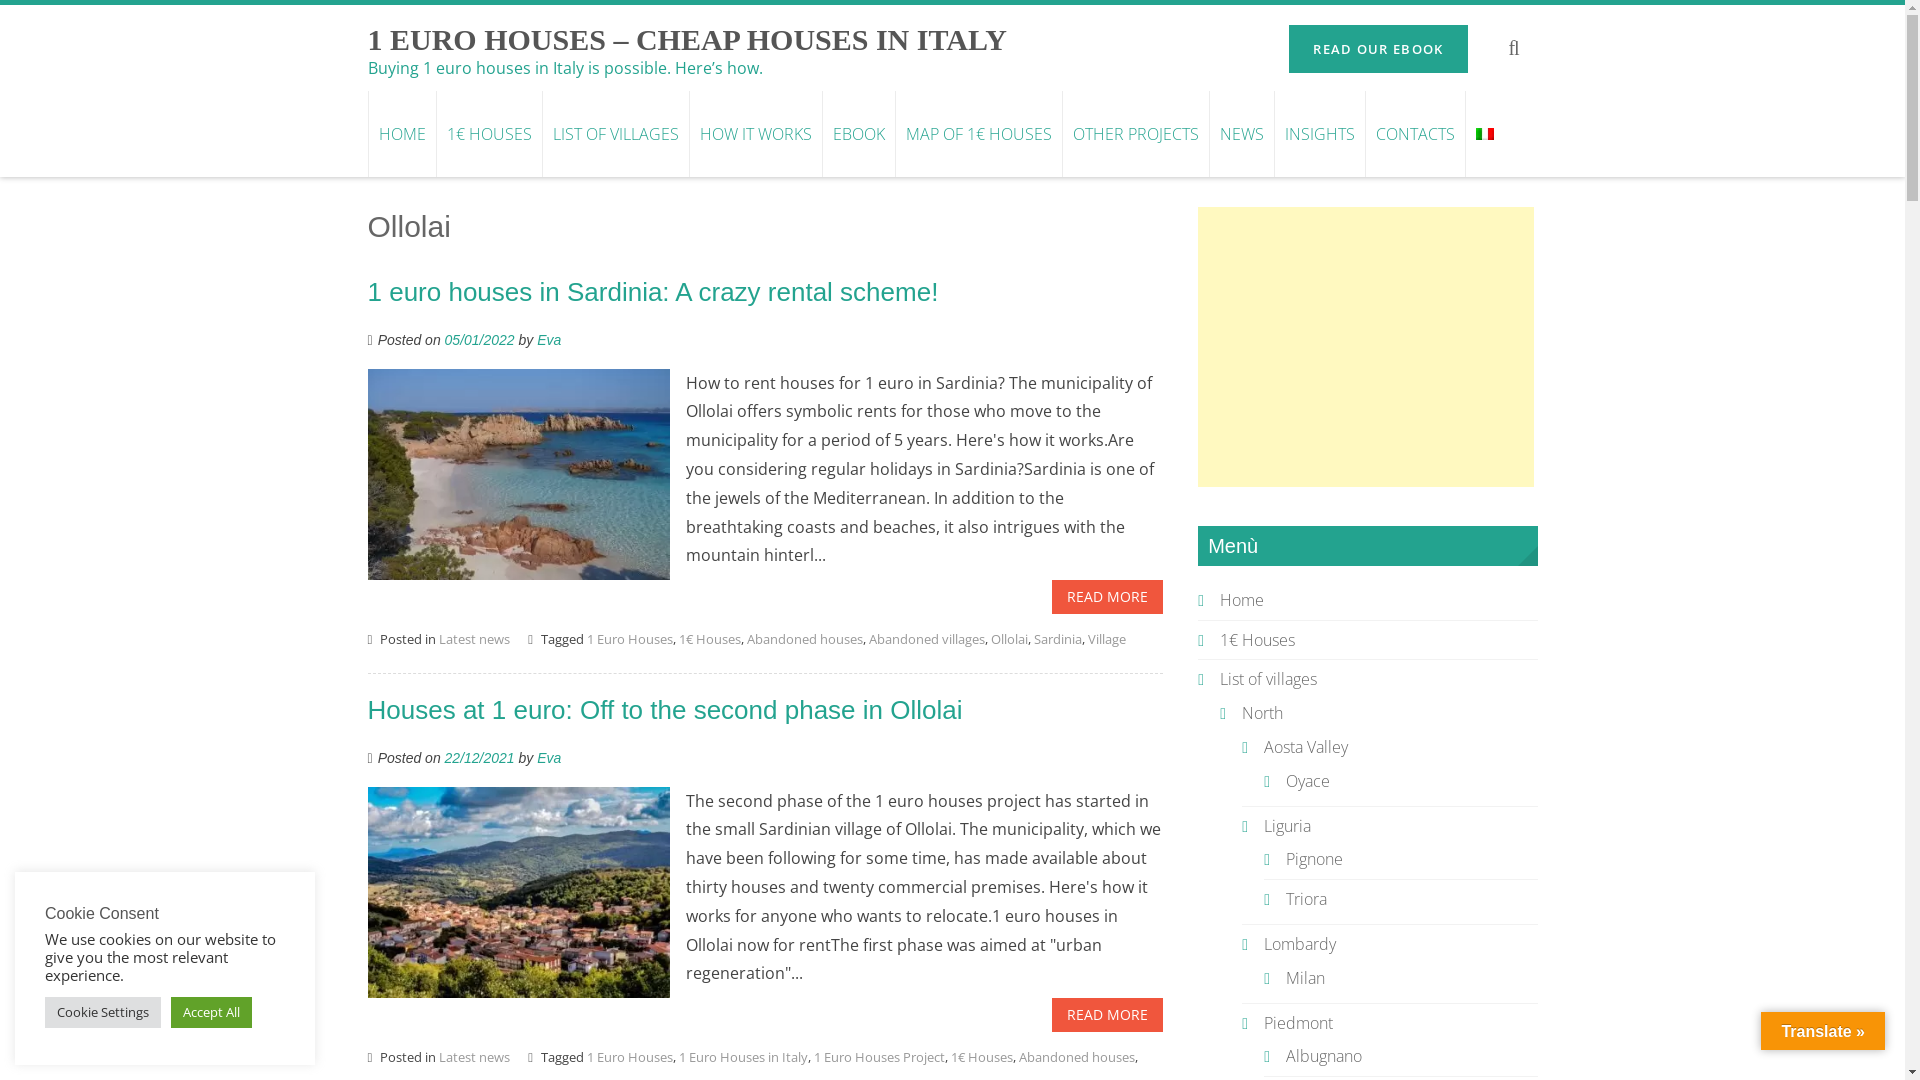  Describe the element at coordinates (1306, 897) in the screenshot. I see `'Triora'` at that location.